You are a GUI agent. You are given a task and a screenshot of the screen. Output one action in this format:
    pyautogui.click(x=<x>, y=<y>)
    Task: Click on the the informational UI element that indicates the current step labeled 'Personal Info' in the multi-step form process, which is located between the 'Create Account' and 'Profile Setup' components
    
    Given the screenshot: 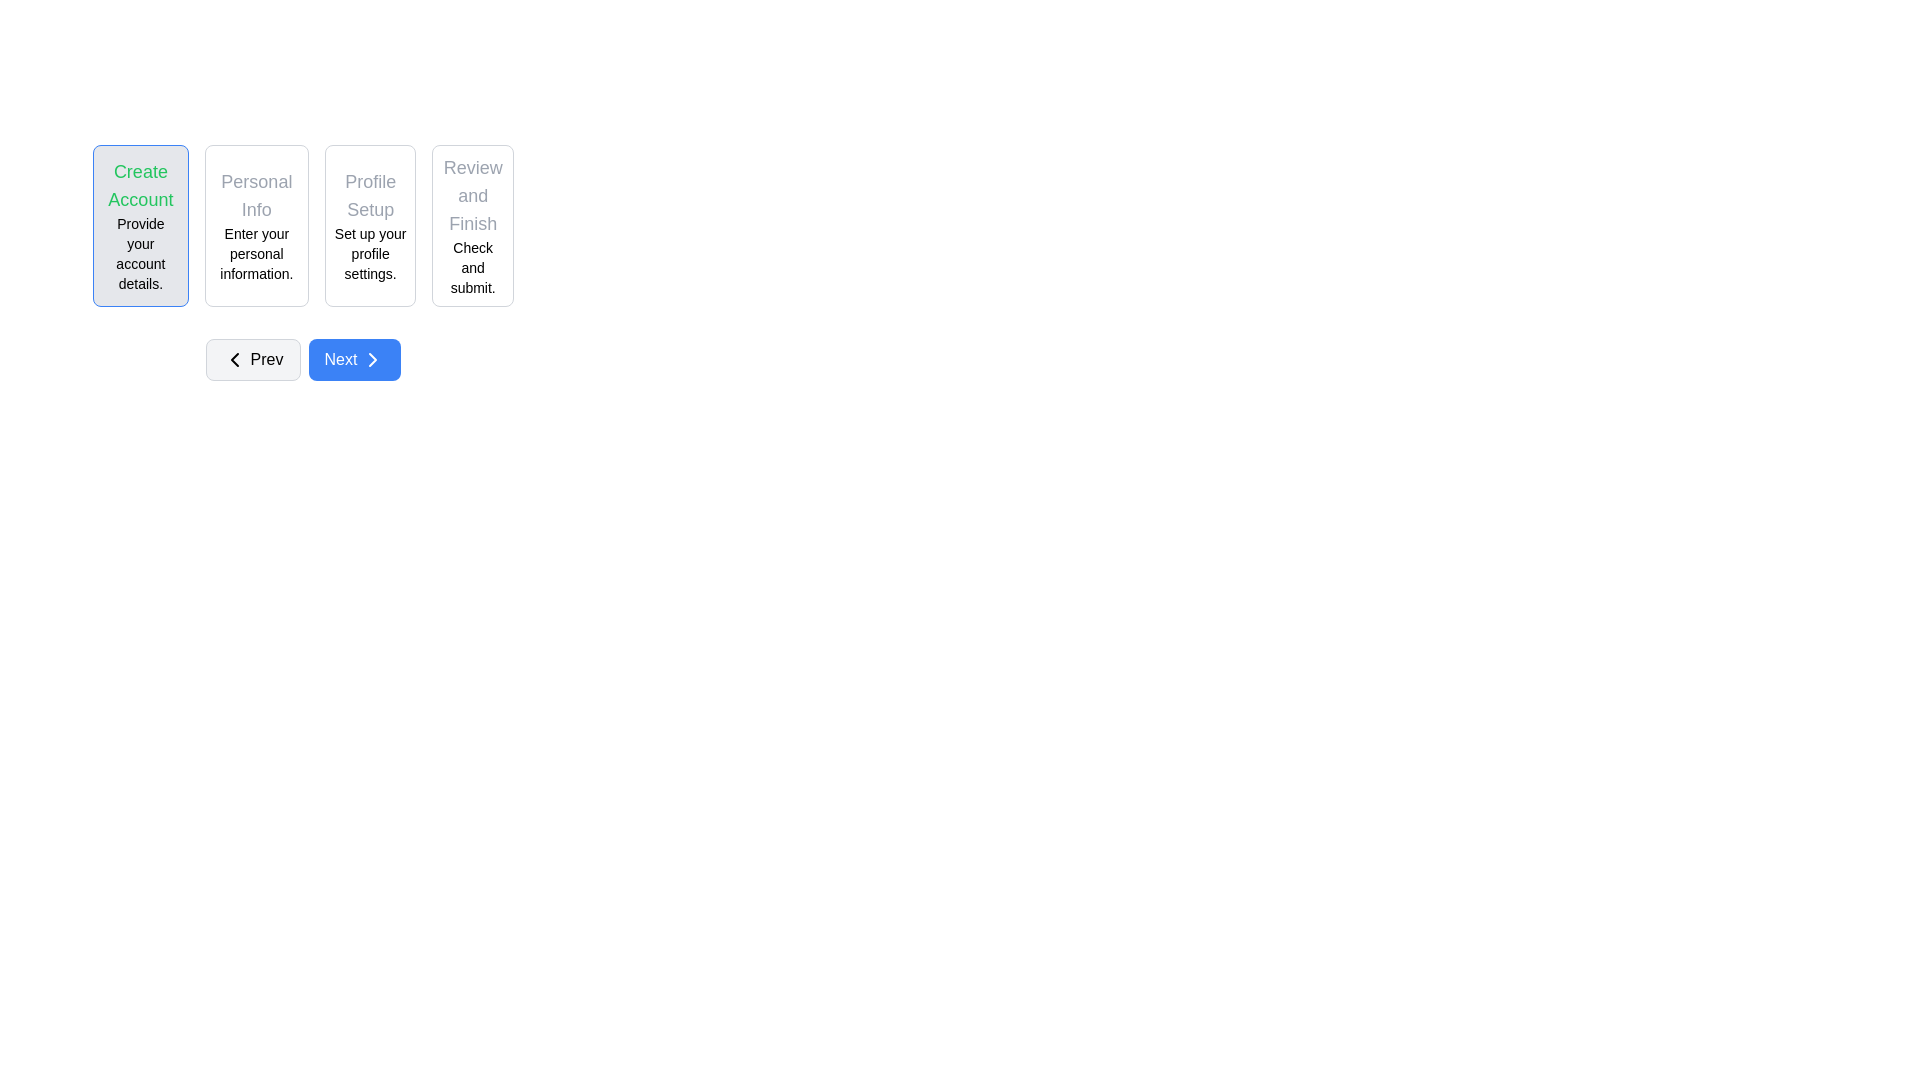 What is the action you would take?
    pyautogui.click(x=255, y=225)
    